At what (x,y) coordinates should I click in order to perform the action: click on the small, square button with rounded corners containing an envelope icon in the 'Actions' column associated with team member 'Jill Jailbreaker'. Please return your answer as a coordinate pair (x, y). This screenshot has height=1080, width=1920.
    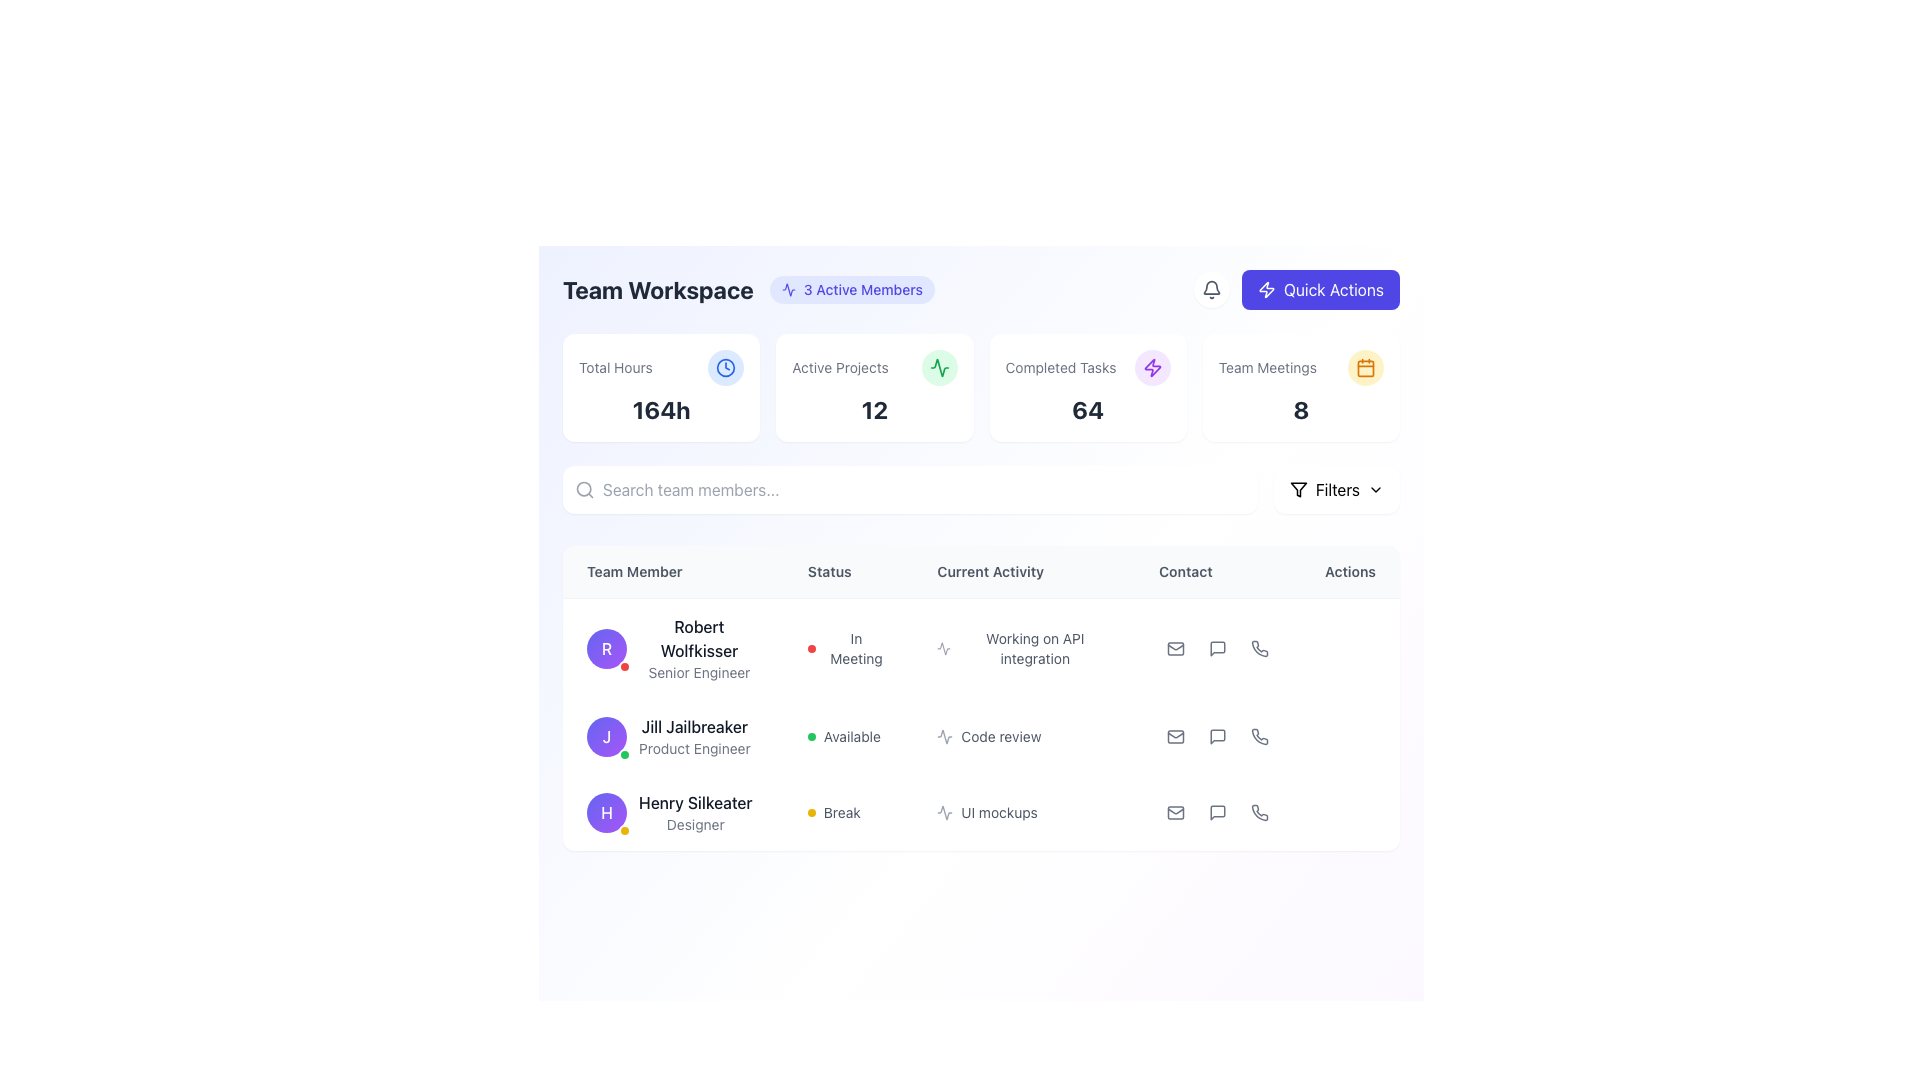
    Looking at the image, I should click on (1176, 736).